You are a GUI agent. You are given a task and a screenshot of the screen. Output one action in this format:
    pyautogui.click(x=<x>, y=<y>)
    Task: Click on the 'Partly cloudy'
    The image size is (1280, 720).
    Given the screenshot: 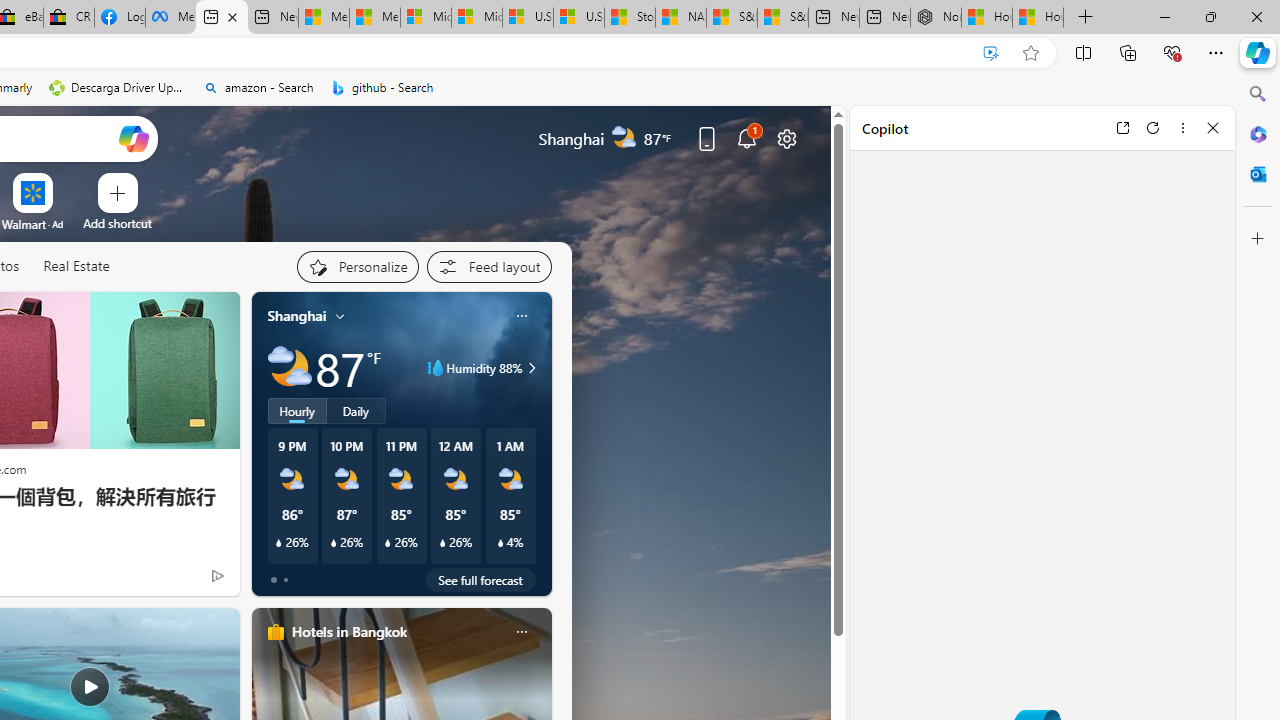 What is the action you would take?
    pyautogui.click(x=288, y=368)
    